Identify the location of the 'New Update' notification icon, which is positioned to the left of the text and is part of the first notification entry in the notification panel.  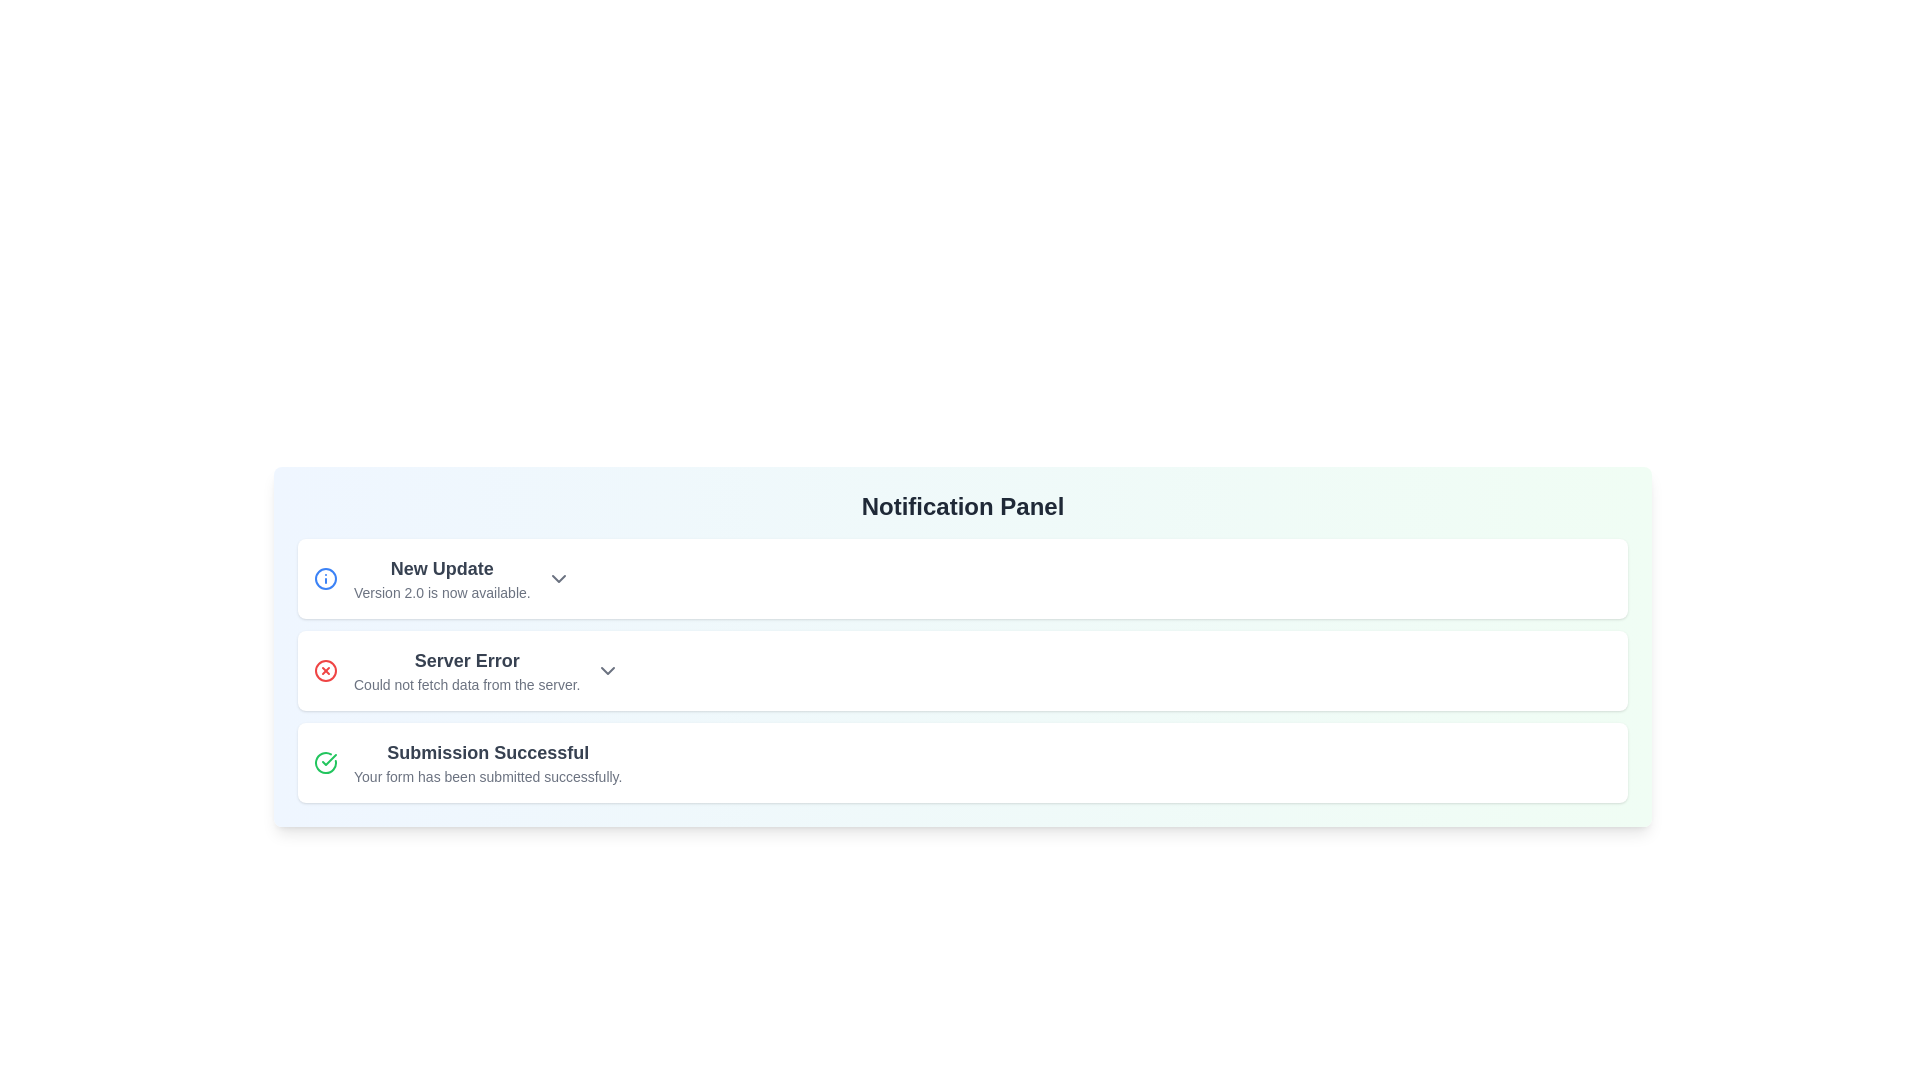
(326, 578).